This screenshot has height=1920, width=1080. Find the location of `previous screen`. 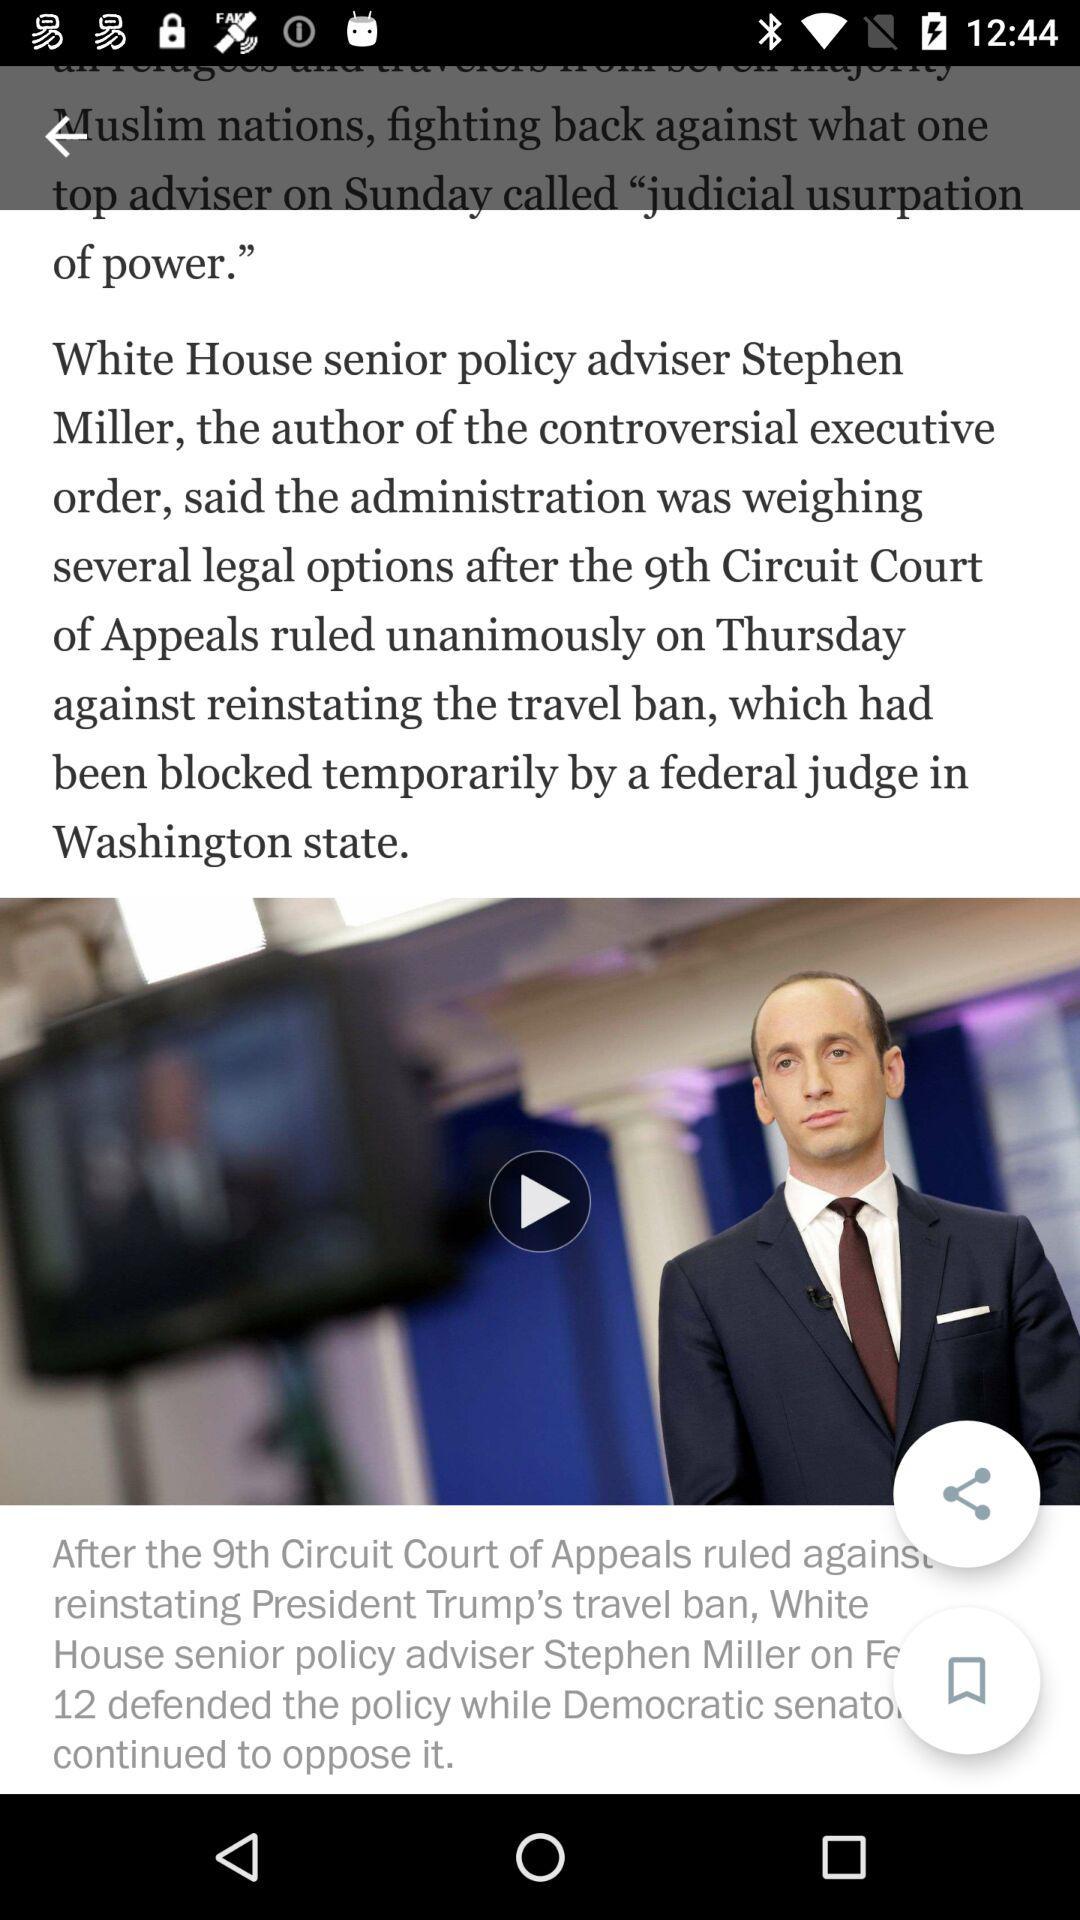

previous screen is located at coordinates (64, 135).